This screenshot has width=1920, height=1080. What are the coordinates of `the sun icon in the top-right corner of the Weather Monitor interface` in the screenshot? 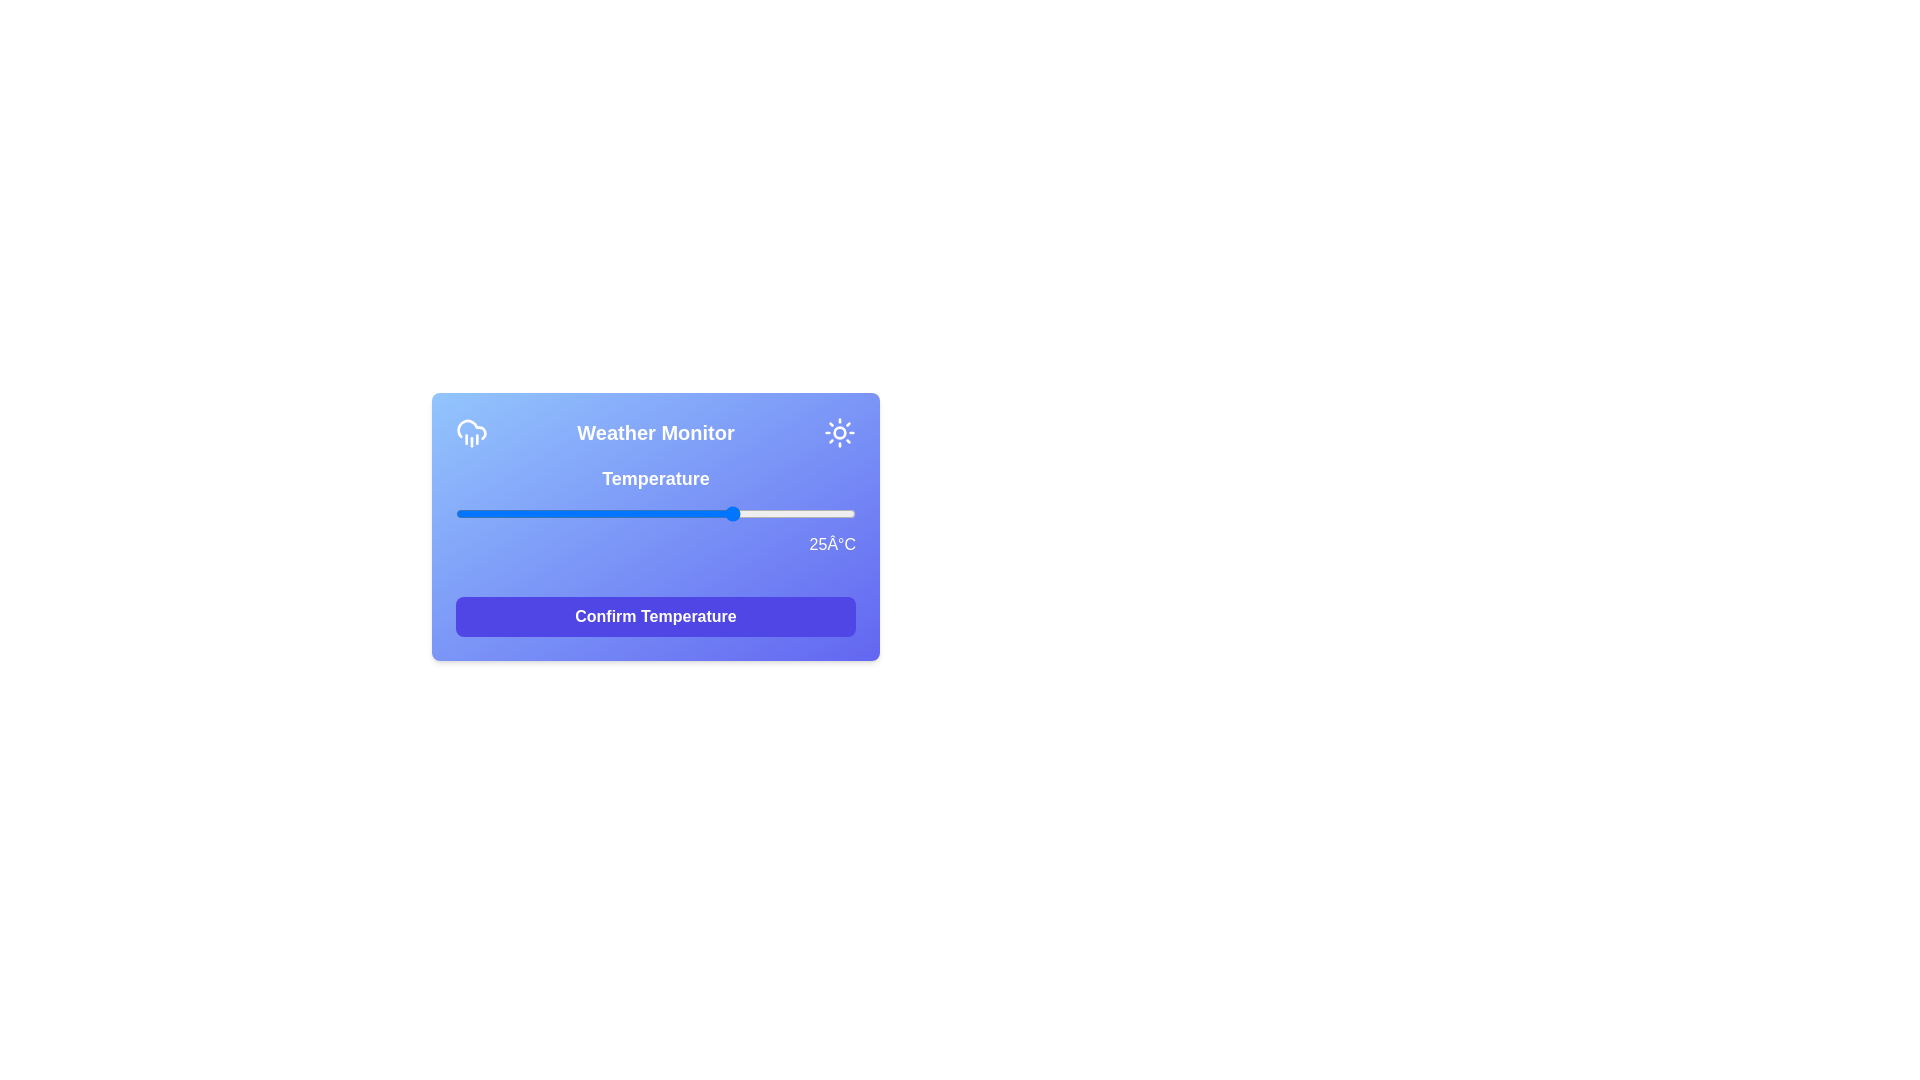 It's located at (840, 431).